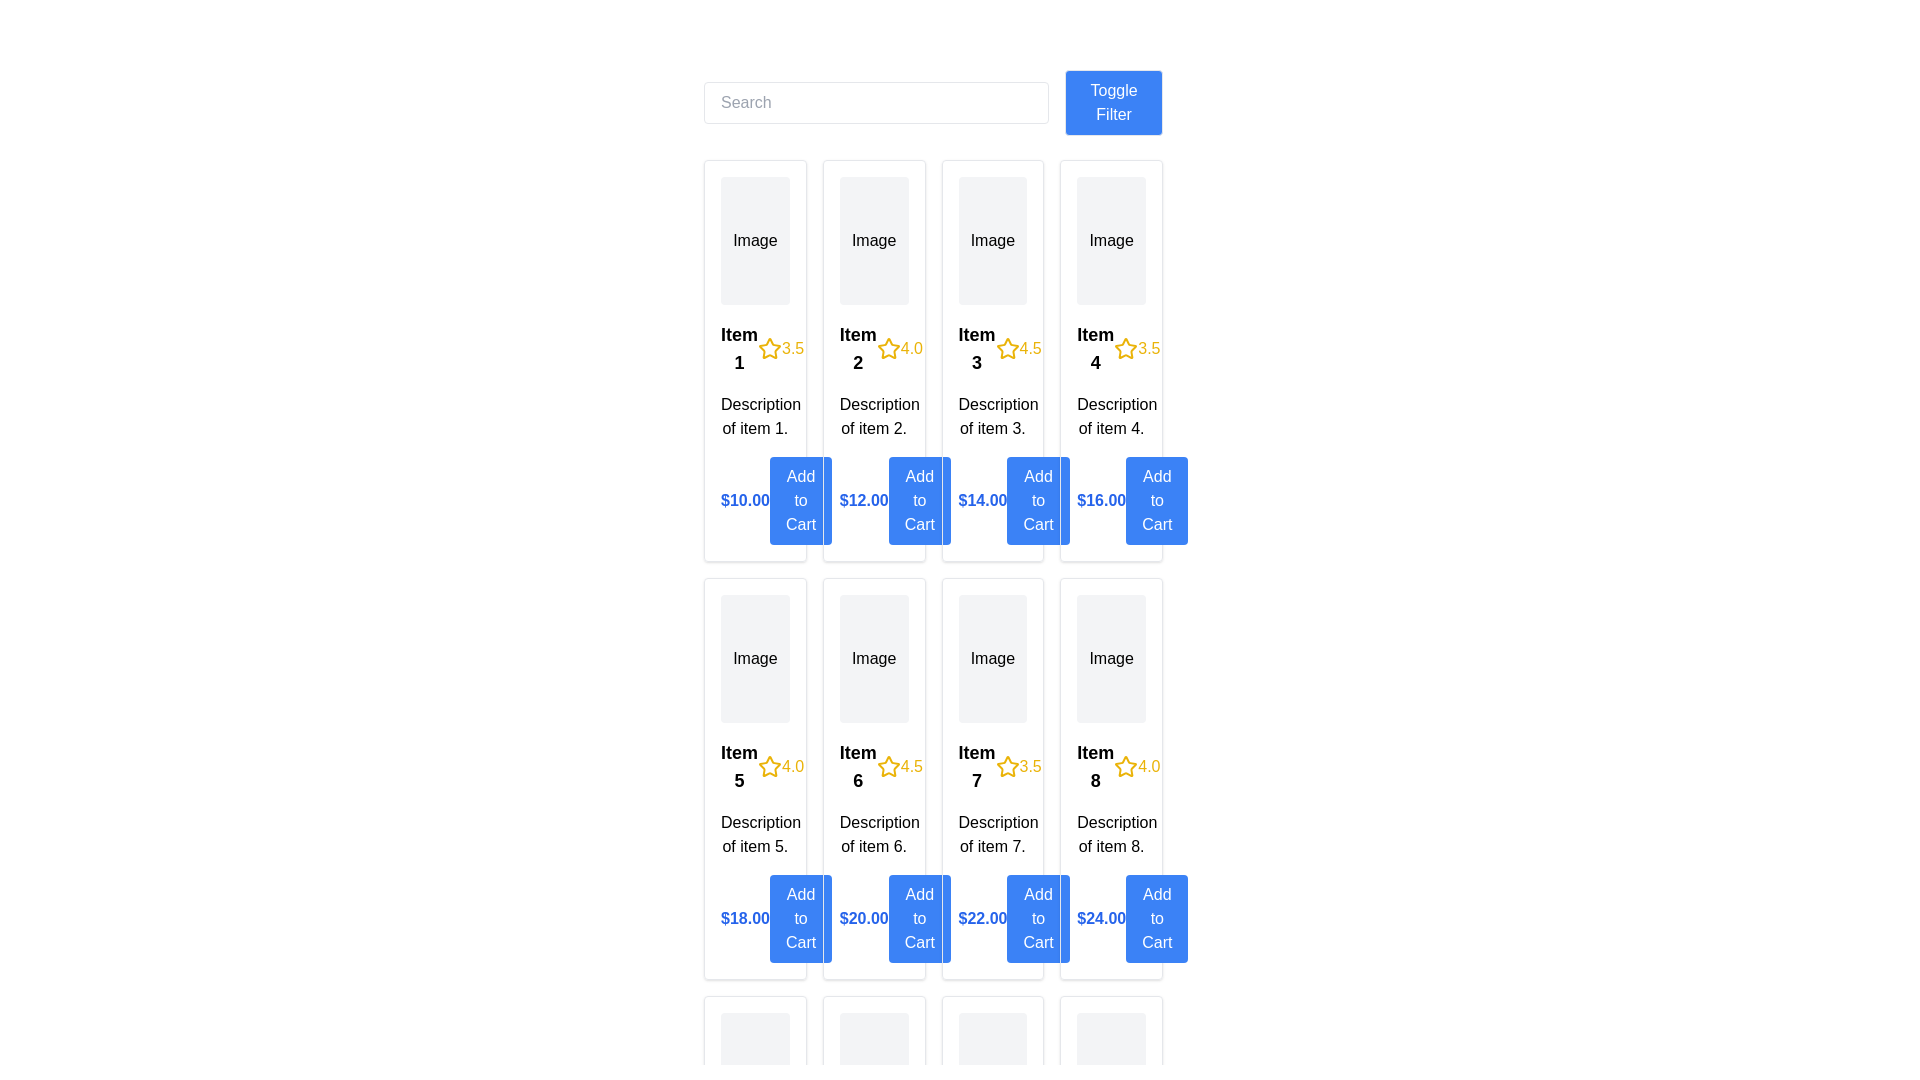 The width and height of the screenshot is (1920, 1080). What do you see at coordinates (887, 347) in the screenshot?
I see `the rating icon indicating a value of 4.0 located in the second item card, right of 'Item 2' and above the 'Add to Cart' button` at bounding box center [887, 347].